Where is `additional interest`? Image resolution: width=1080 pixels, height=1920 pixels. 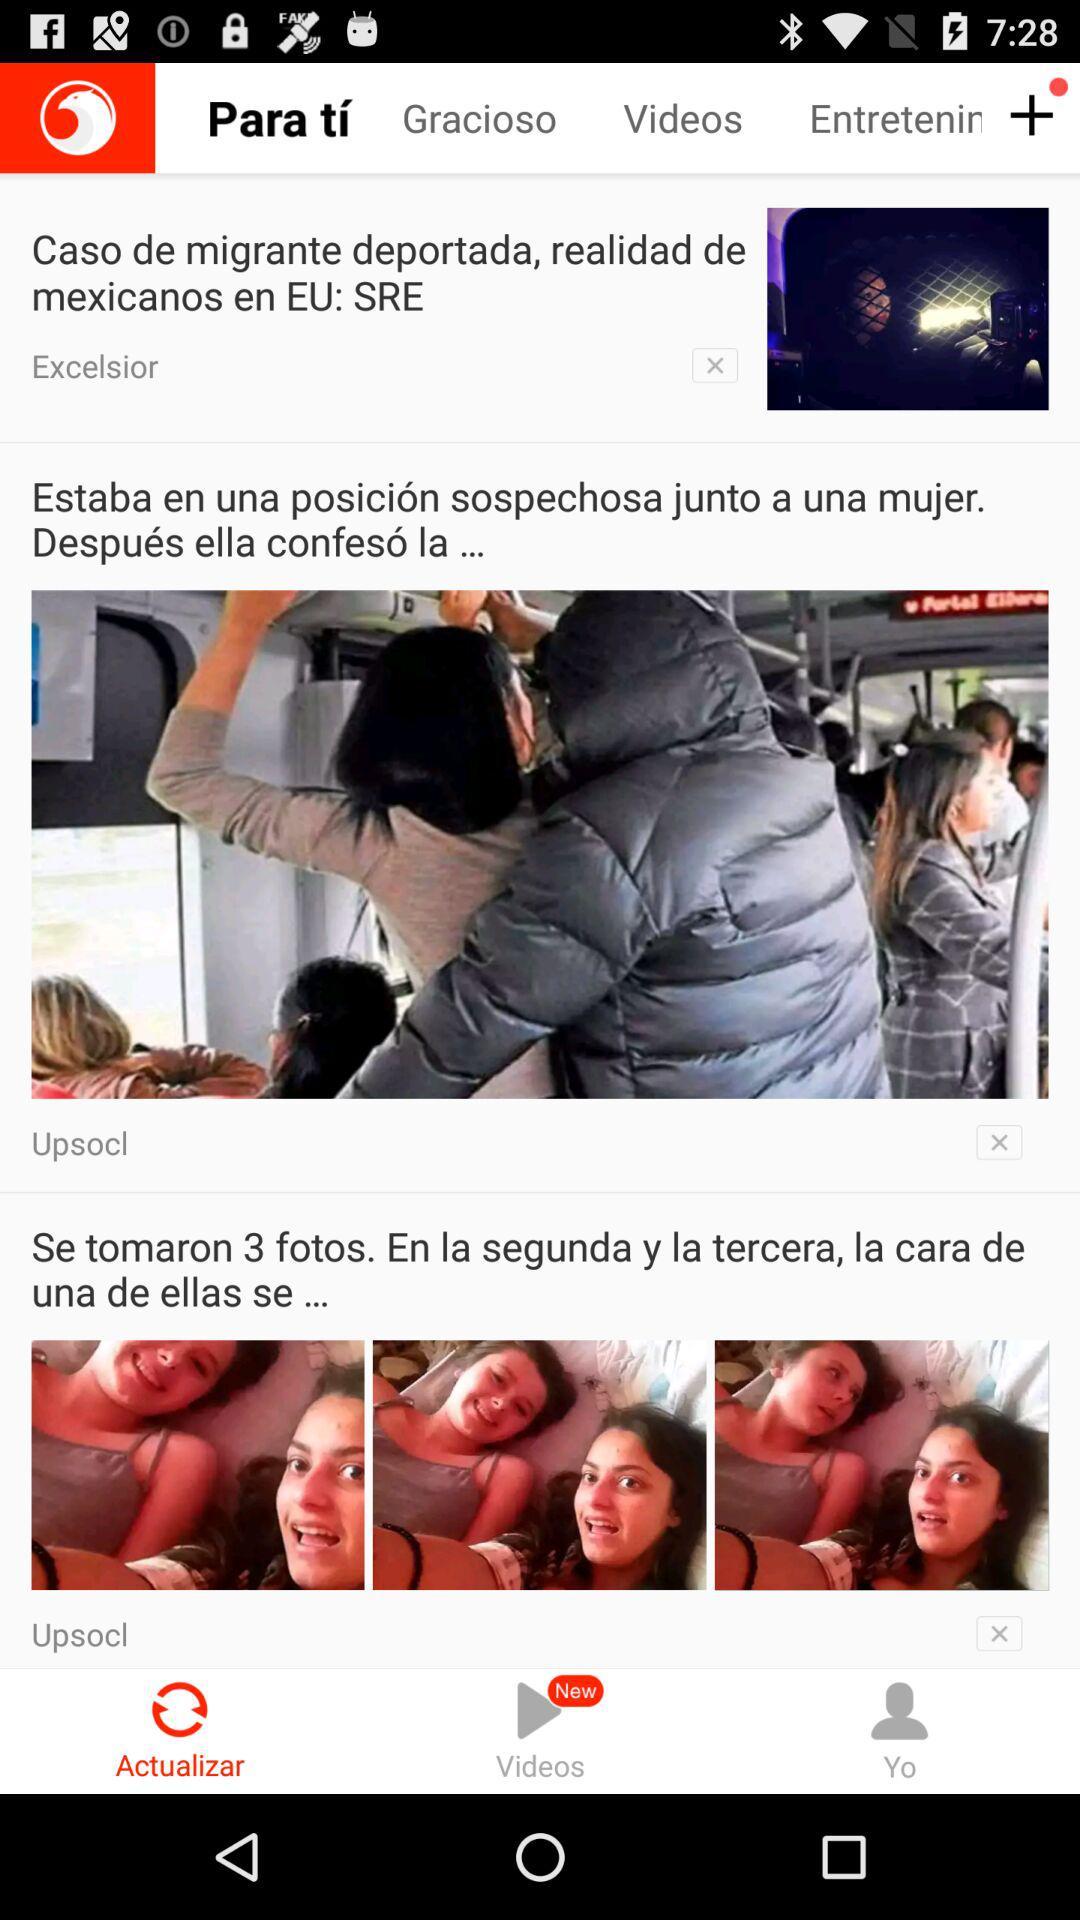
additional interest is located at coordinates (1028, 115).